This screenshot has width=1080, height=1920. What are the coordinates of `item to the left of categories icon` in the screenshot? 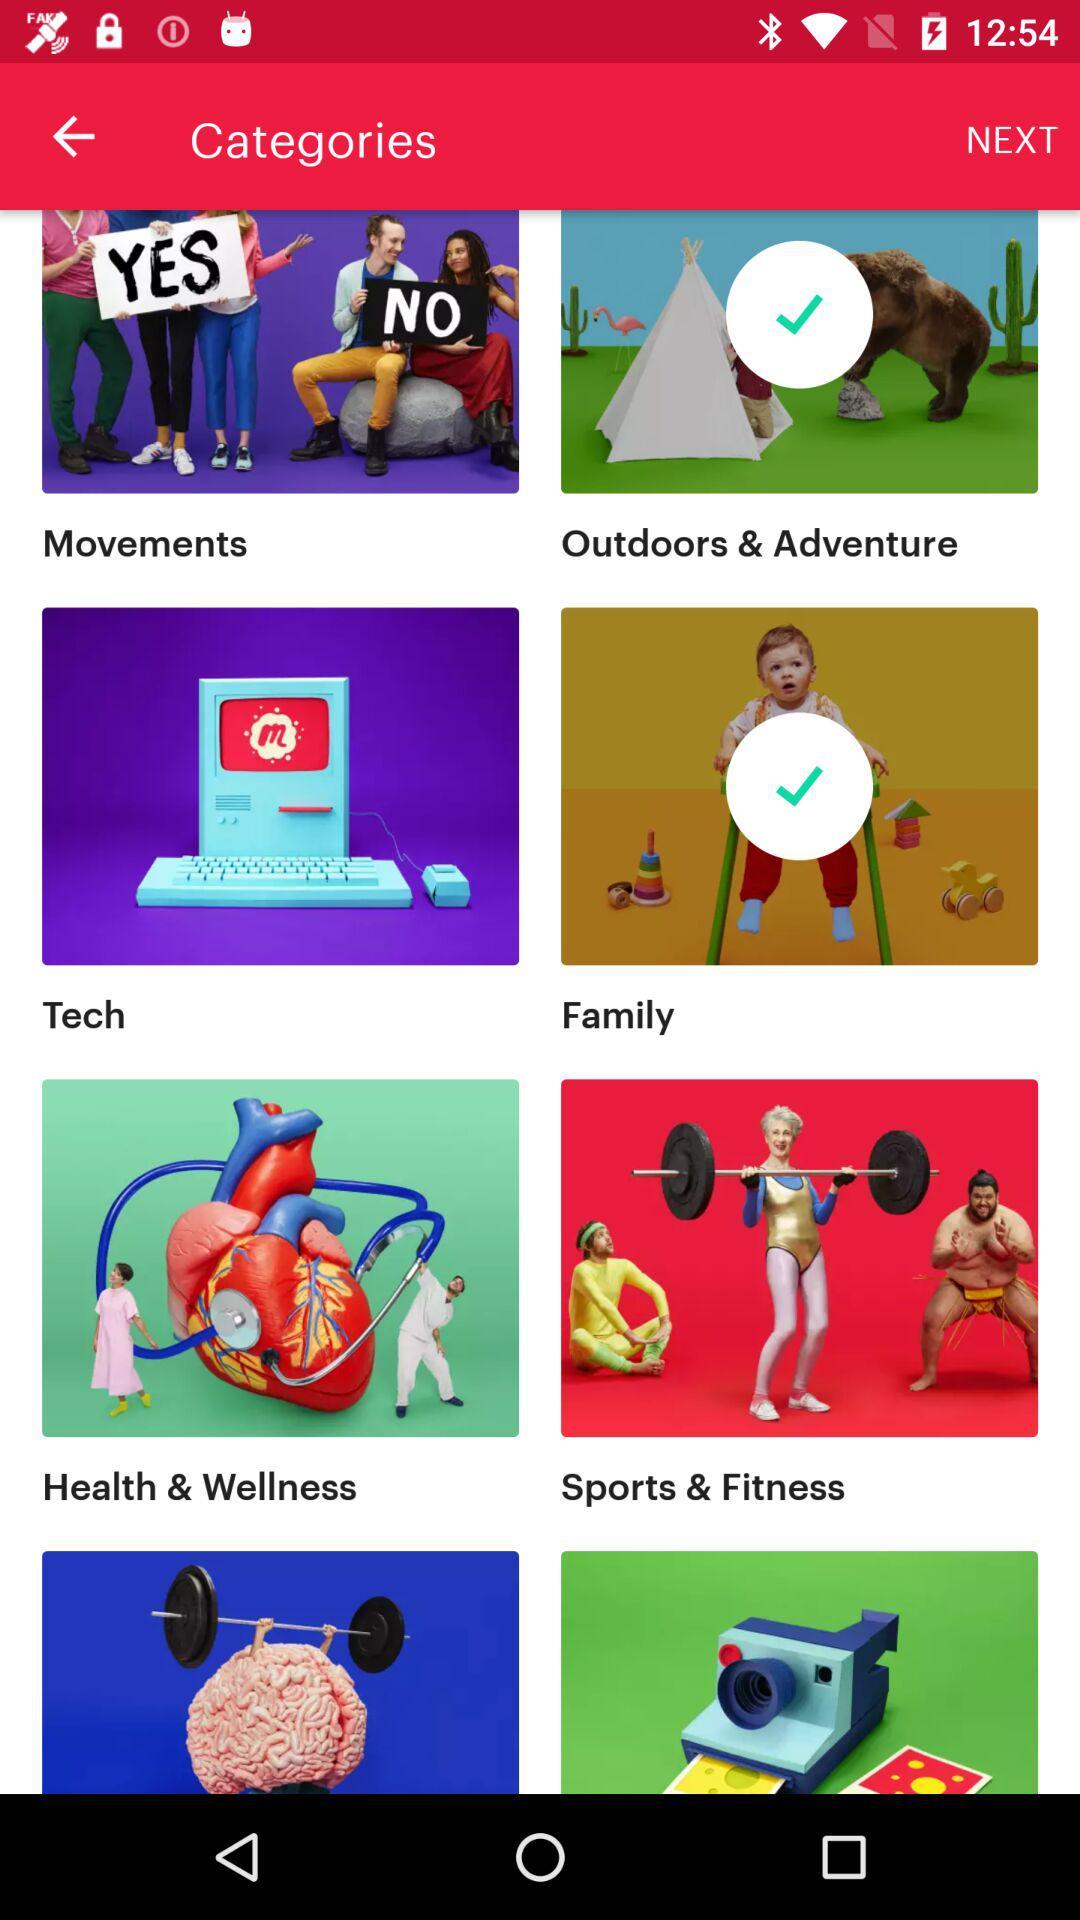 It's located at (72, 135).